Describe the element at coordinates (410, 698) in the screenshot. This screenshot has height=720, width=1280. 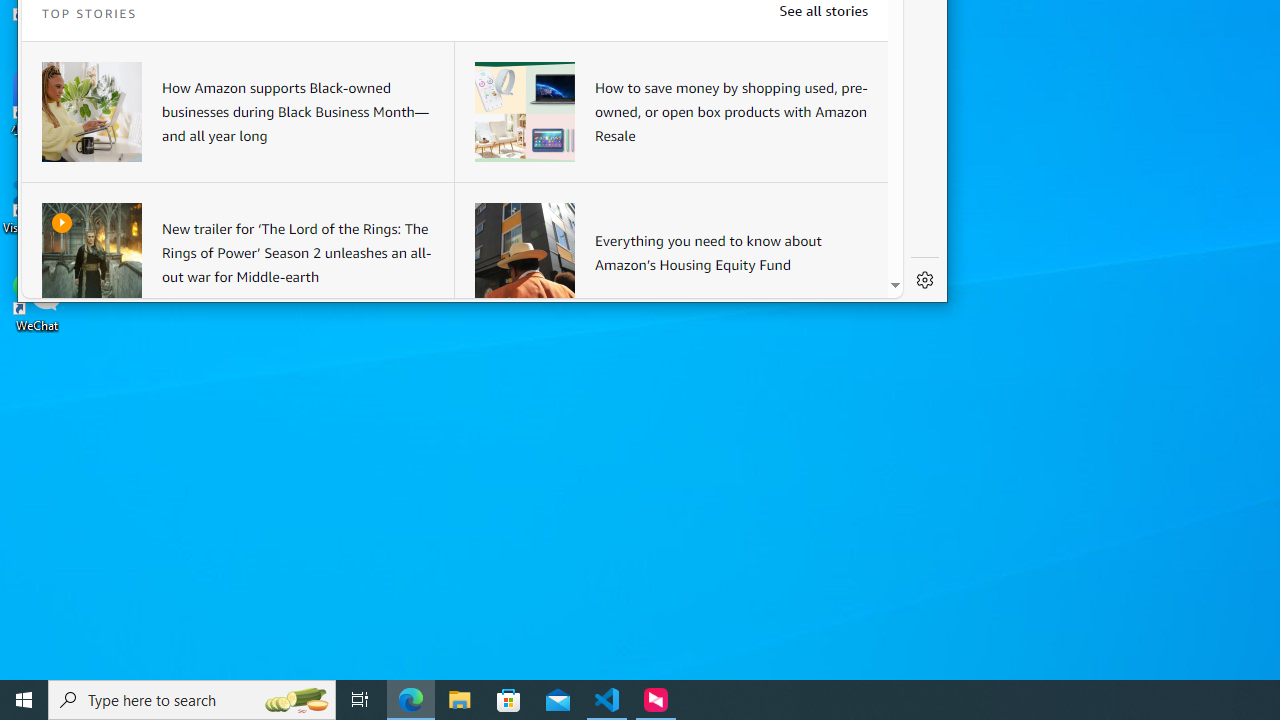
I see `'Microsoft Edge - 1 running window'` at that location.